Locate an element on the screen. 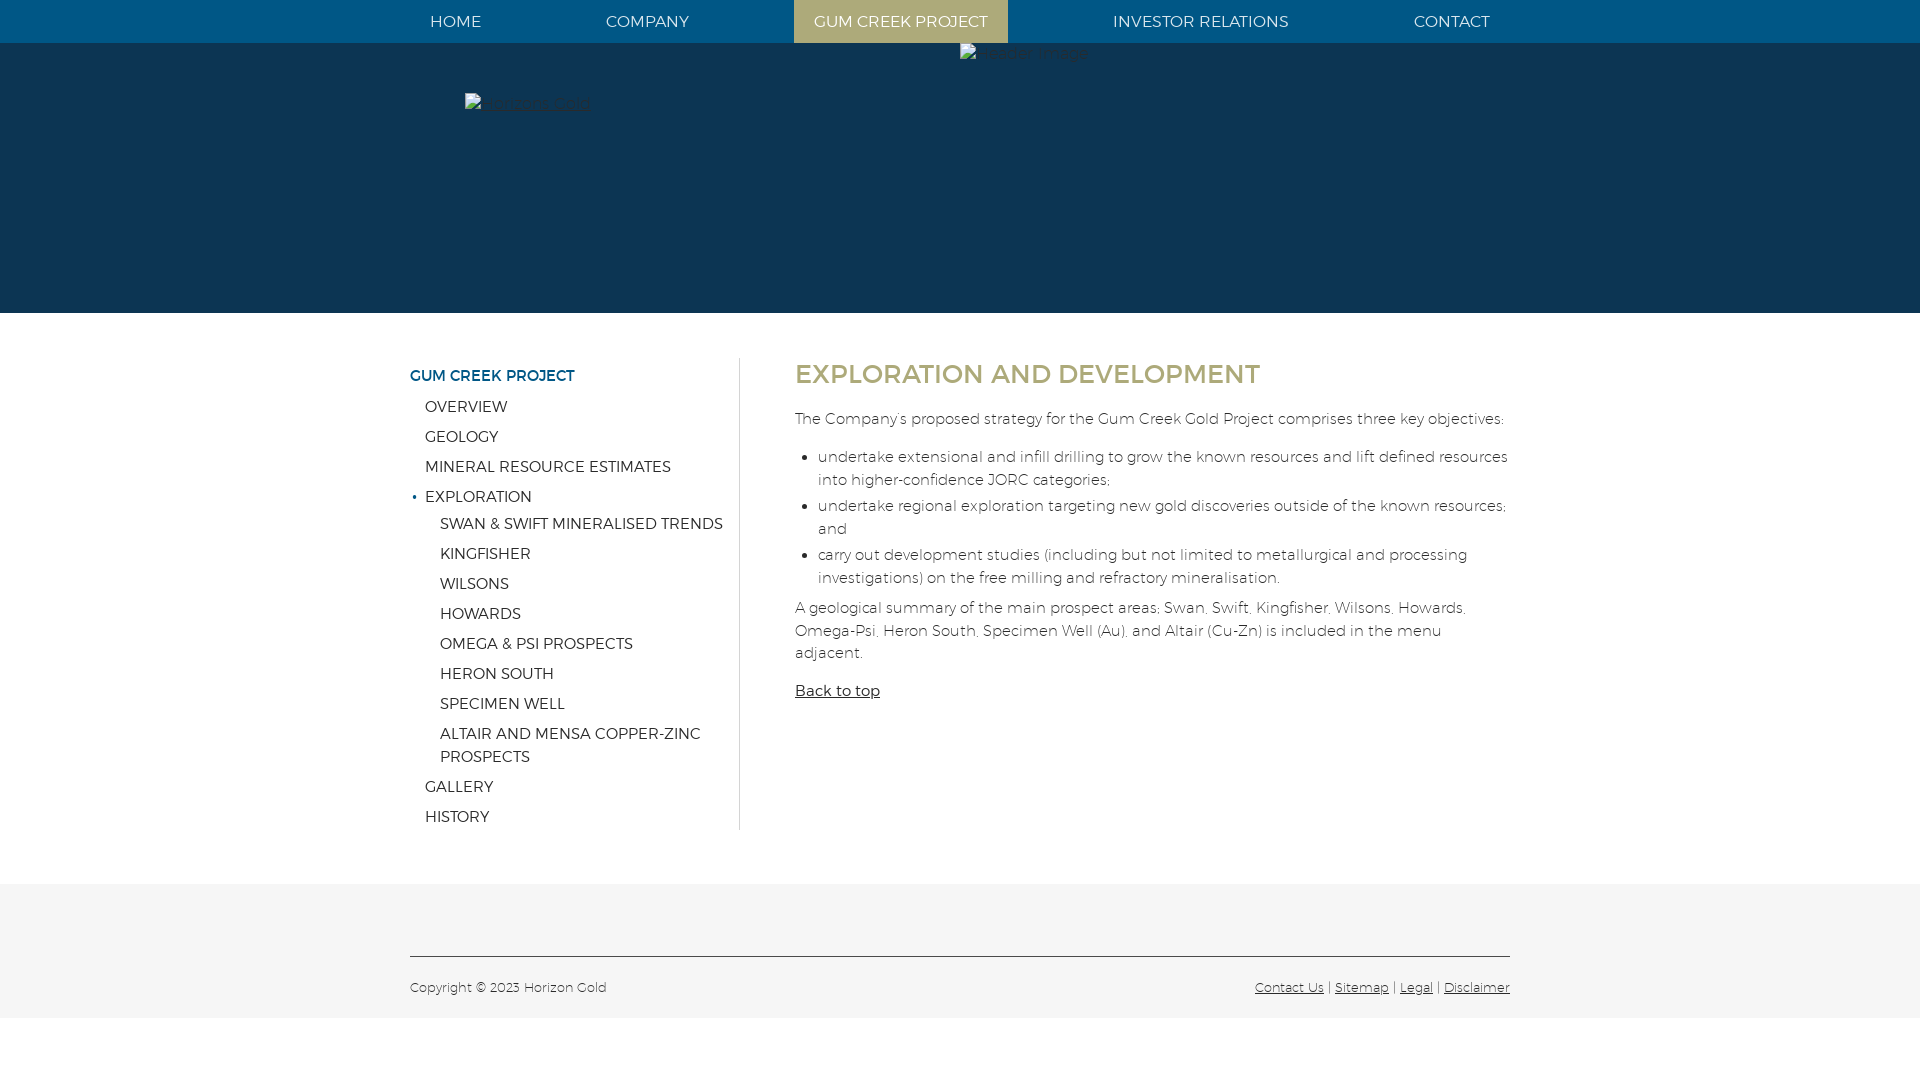 This screenshot has height=1080, width=1920. 'Legal' is located at coordinates (1415, 986).